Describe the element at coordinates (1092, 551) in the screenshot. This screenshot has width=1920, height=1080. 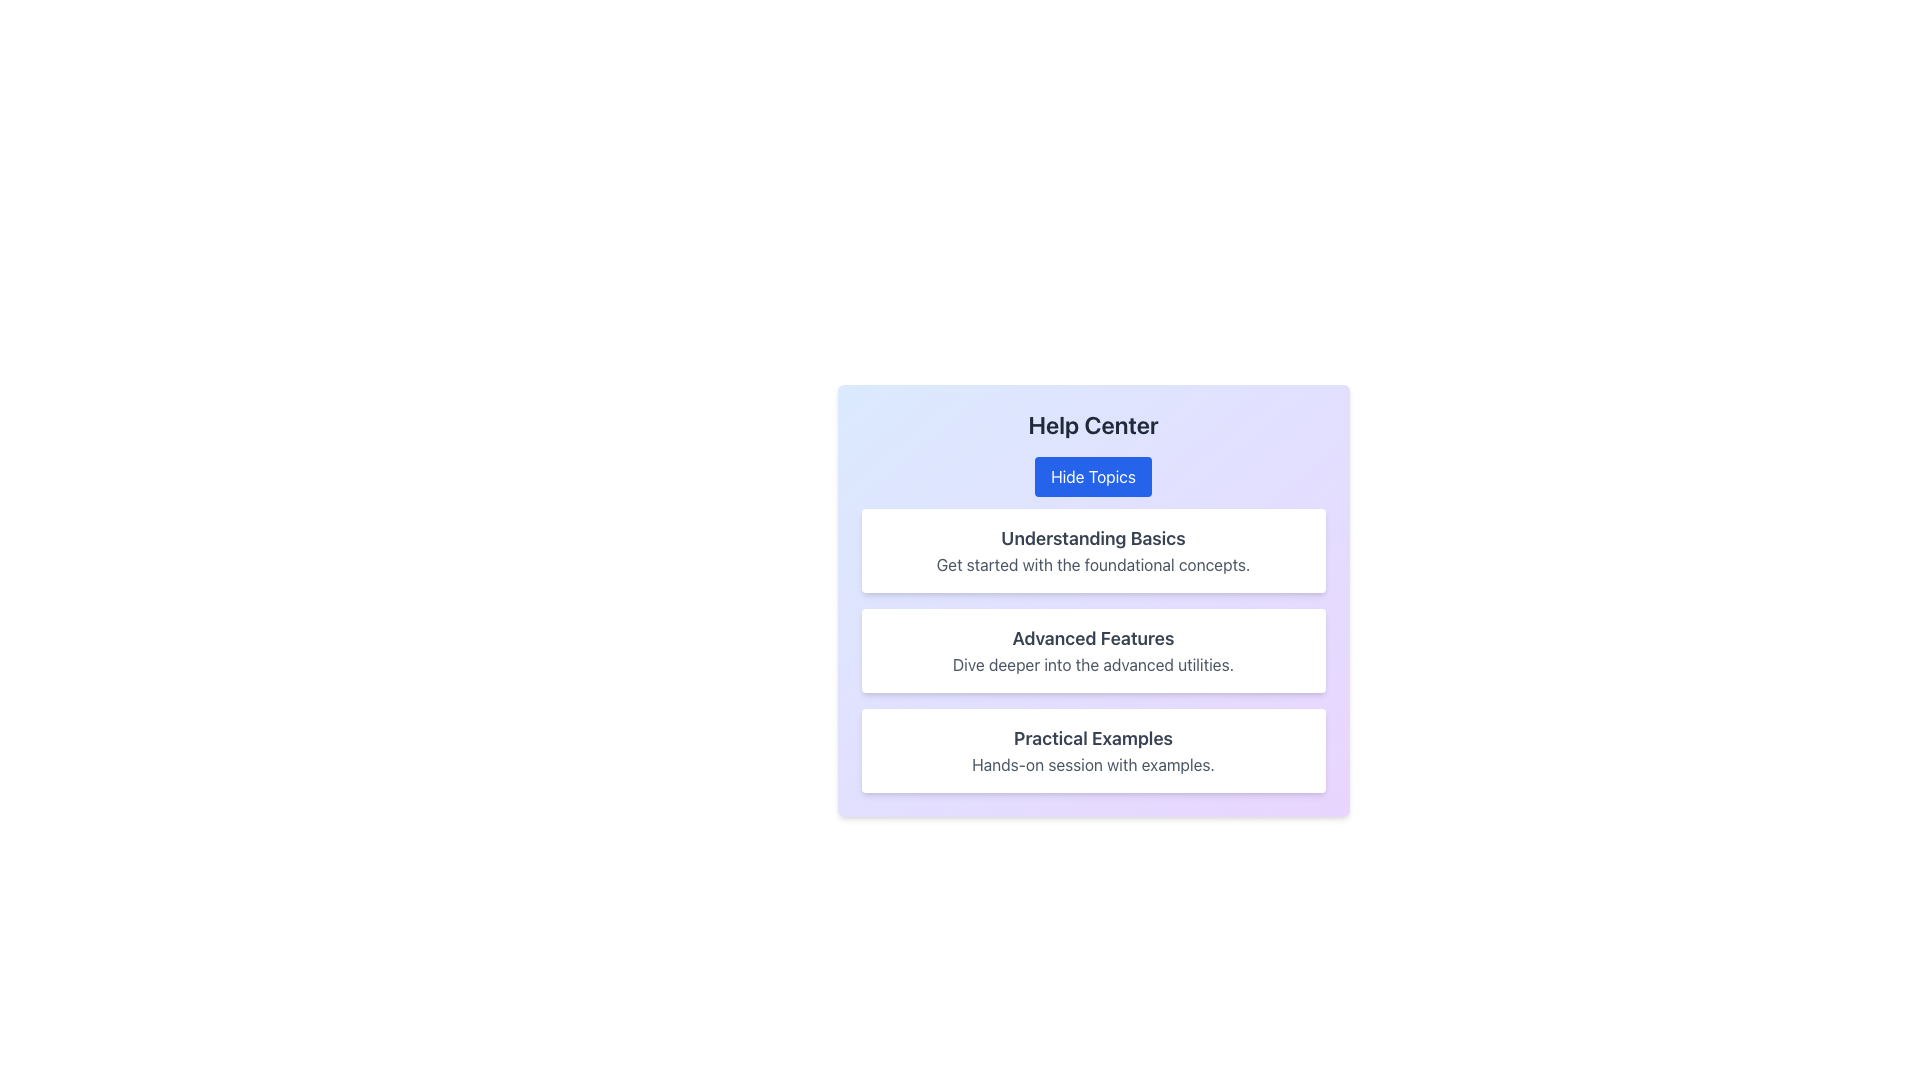
I see `the first Textual content block in the 'Help Center' that introduces foundational concepts` at that location.